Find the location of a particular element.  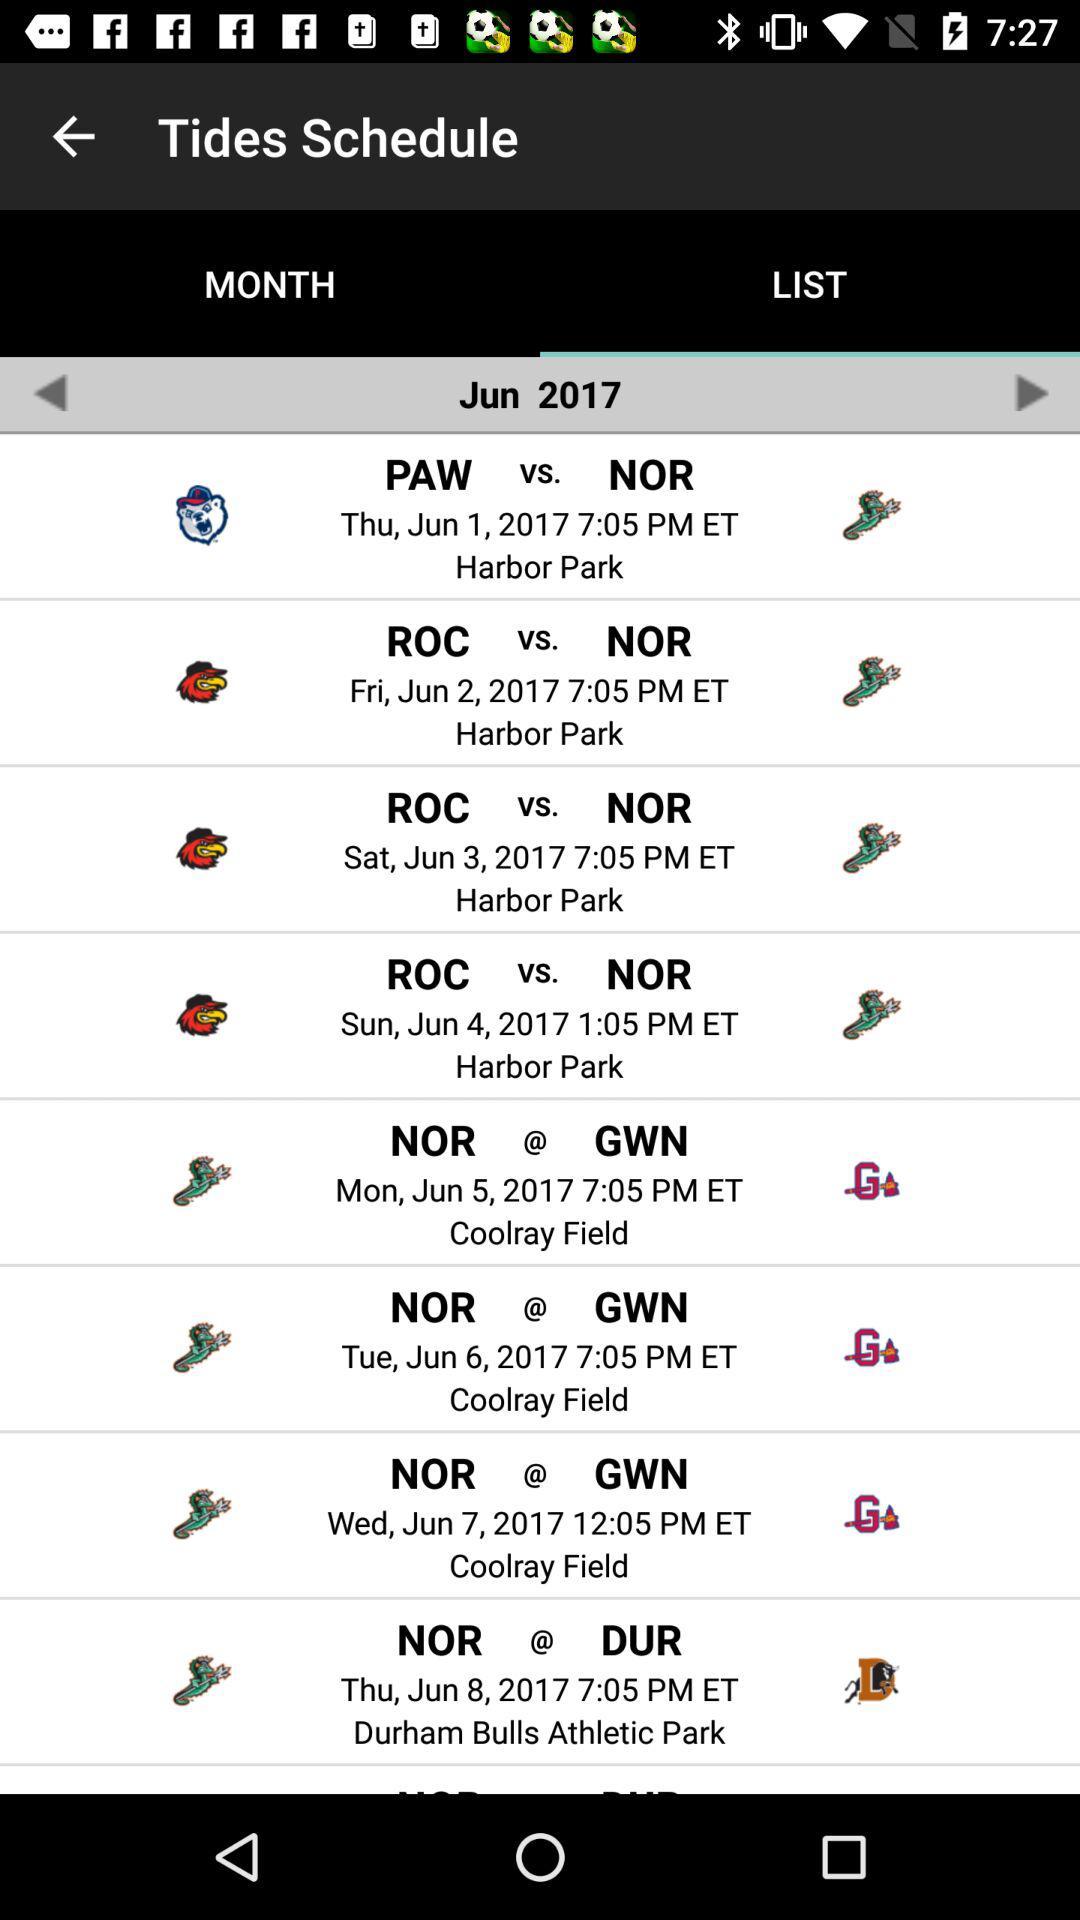

the item next to the dur icon is located at coordinates (541, 1638).